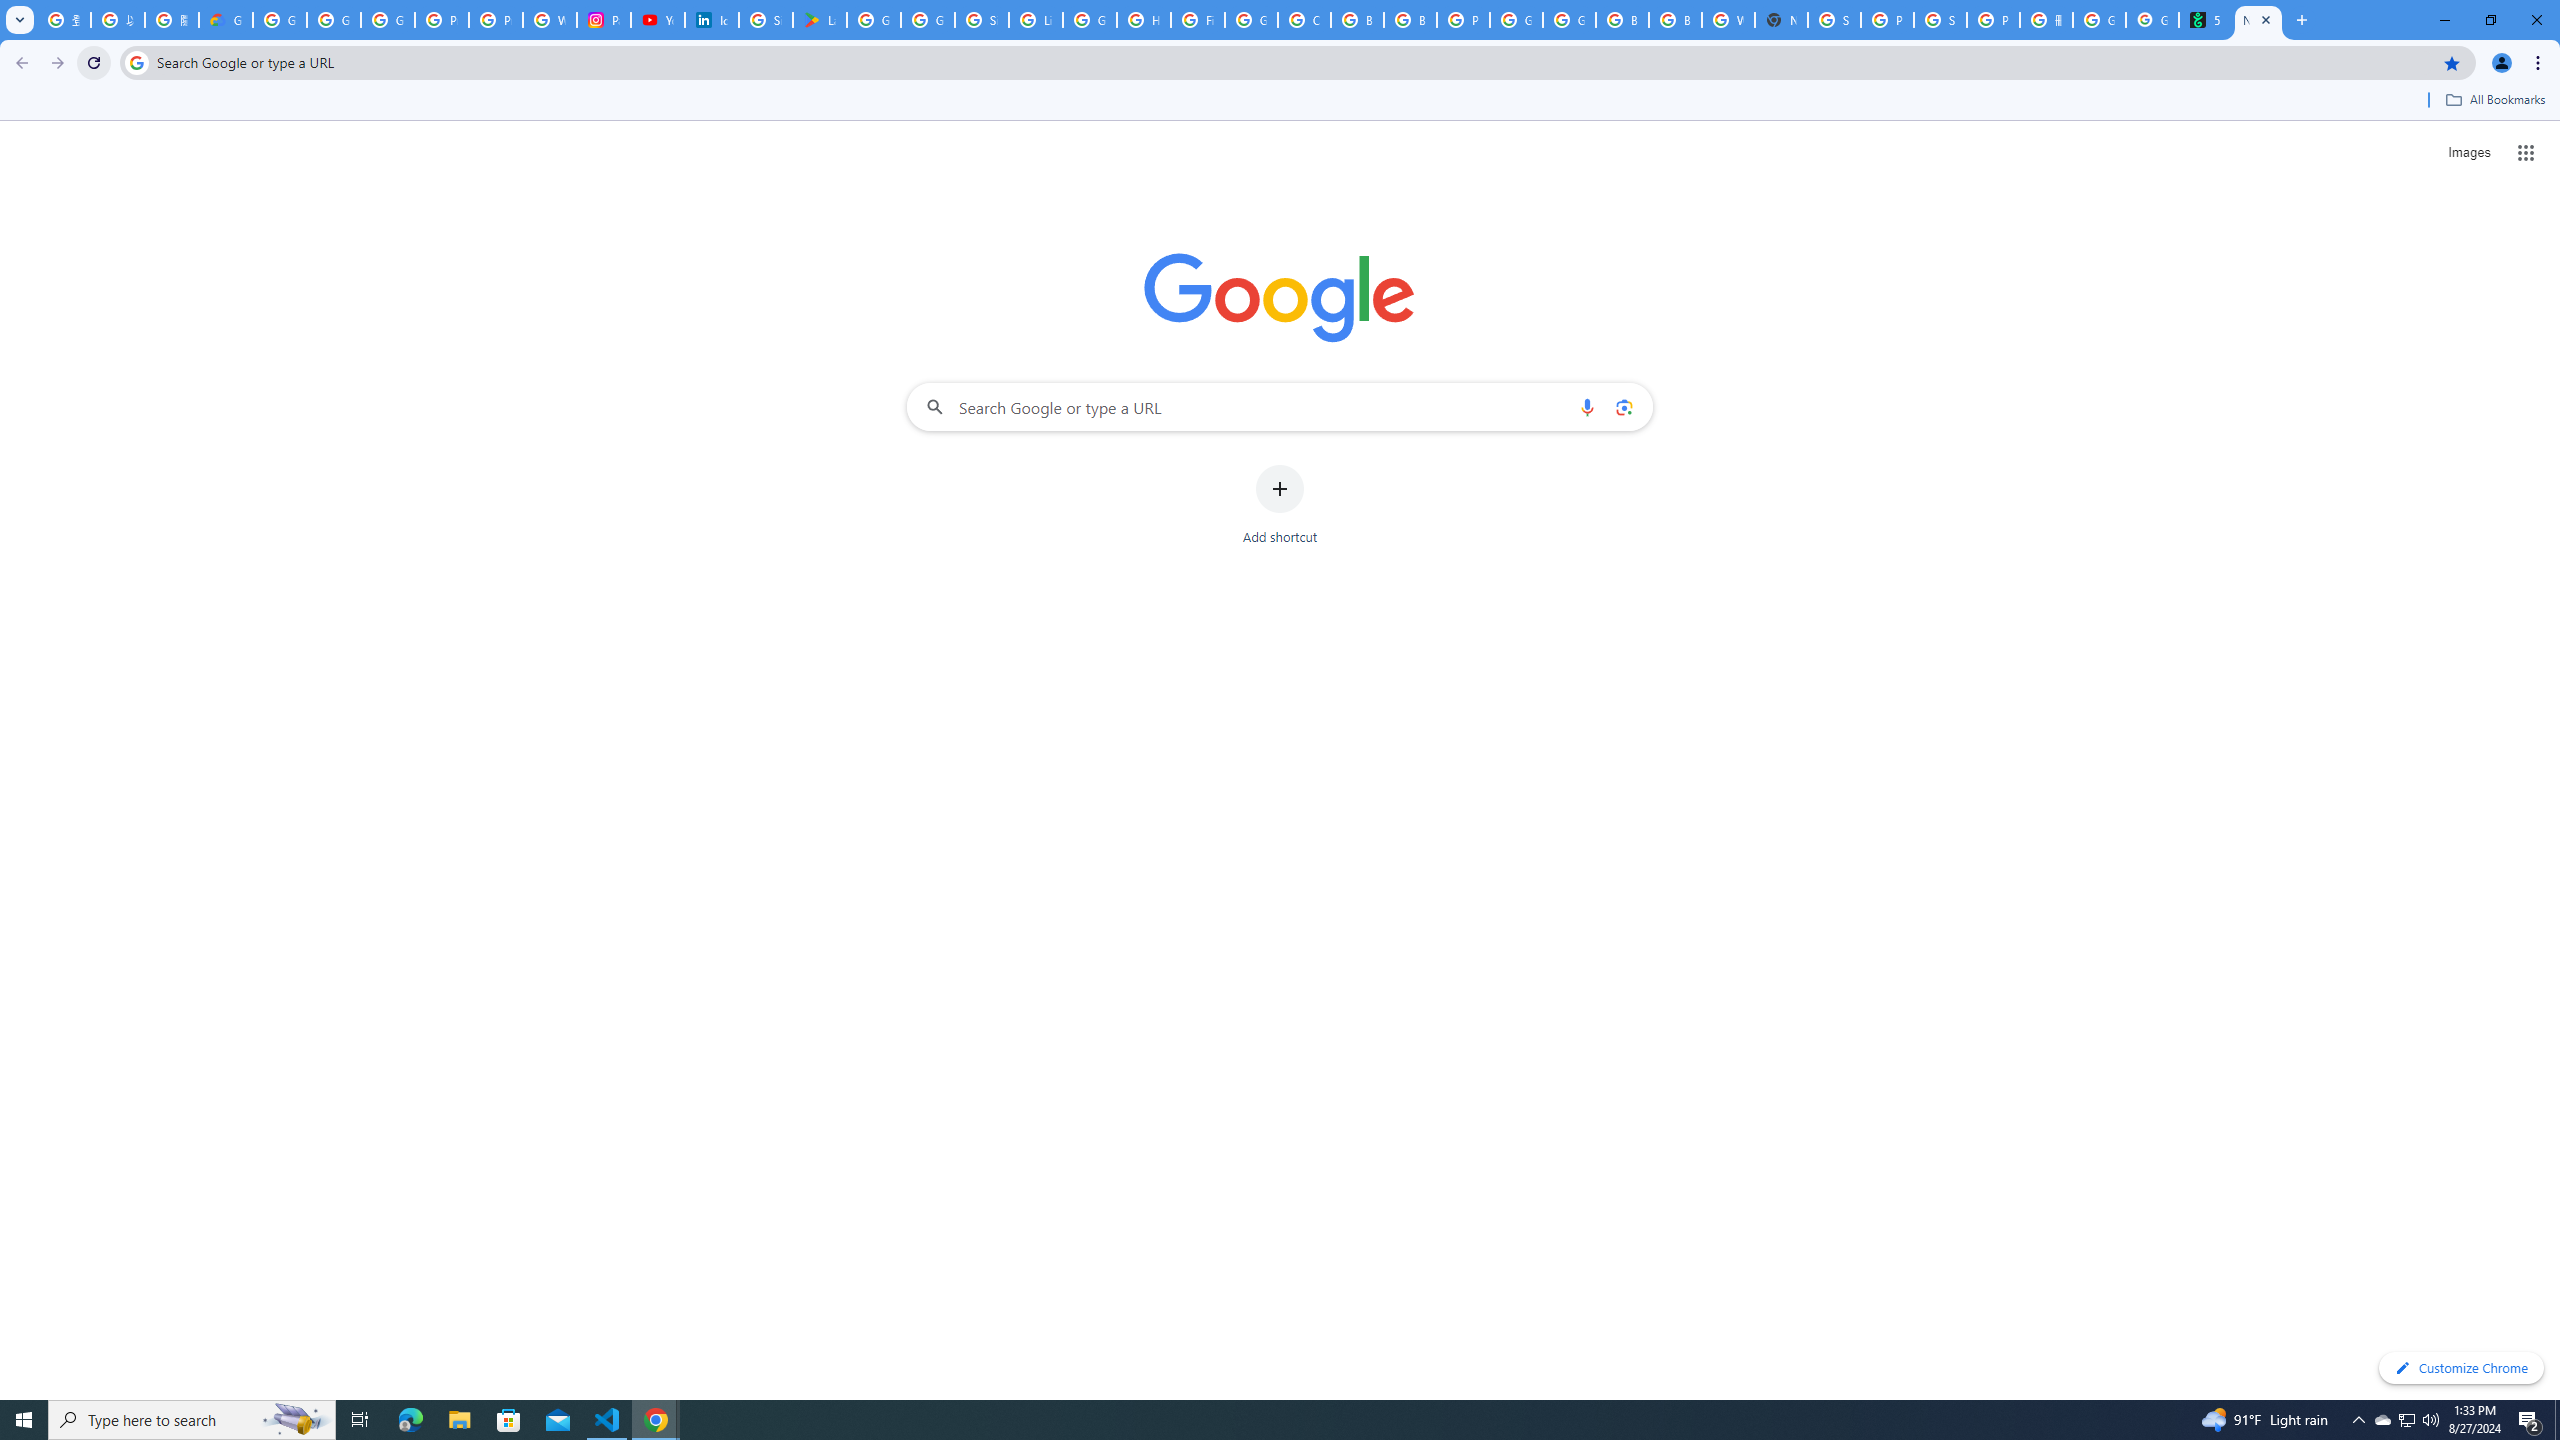  I want to click on 'Search for Images ', so click(2469, 153).